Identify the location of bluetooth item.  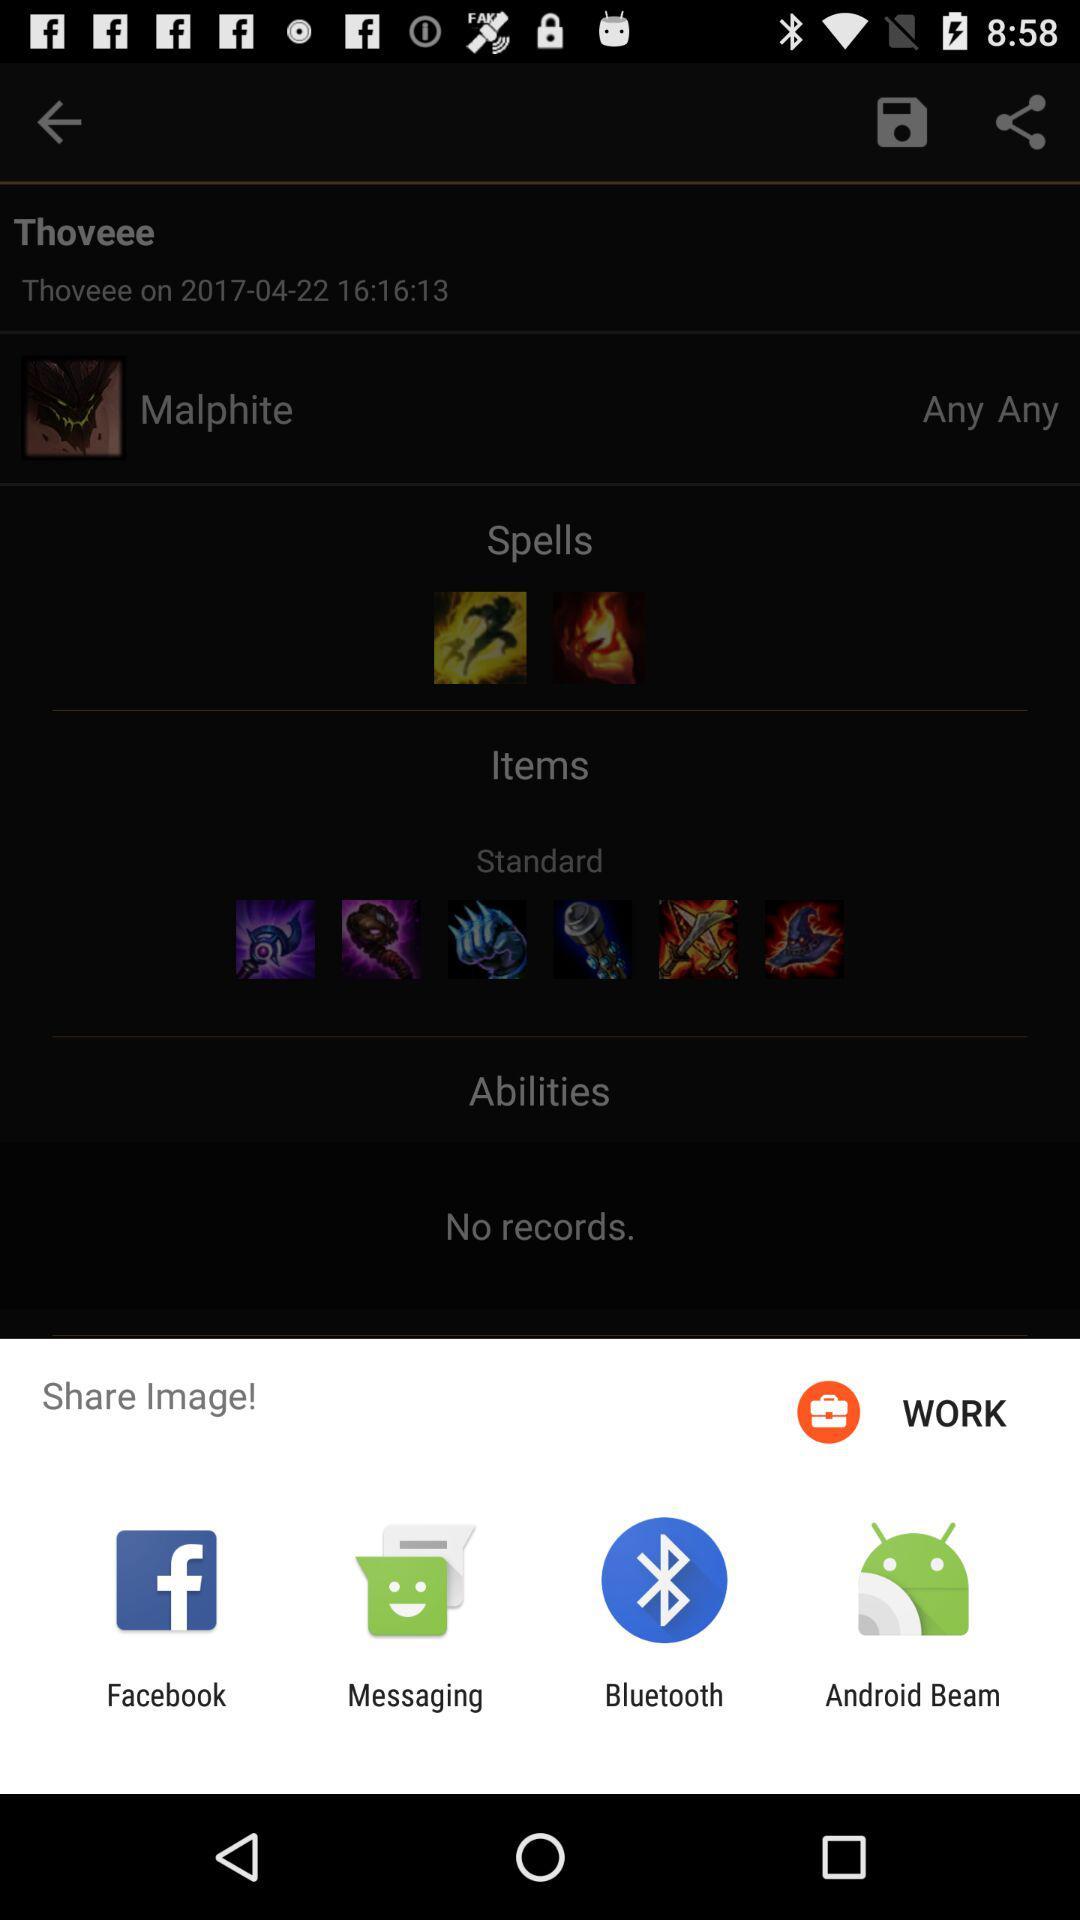
(664, 1711).